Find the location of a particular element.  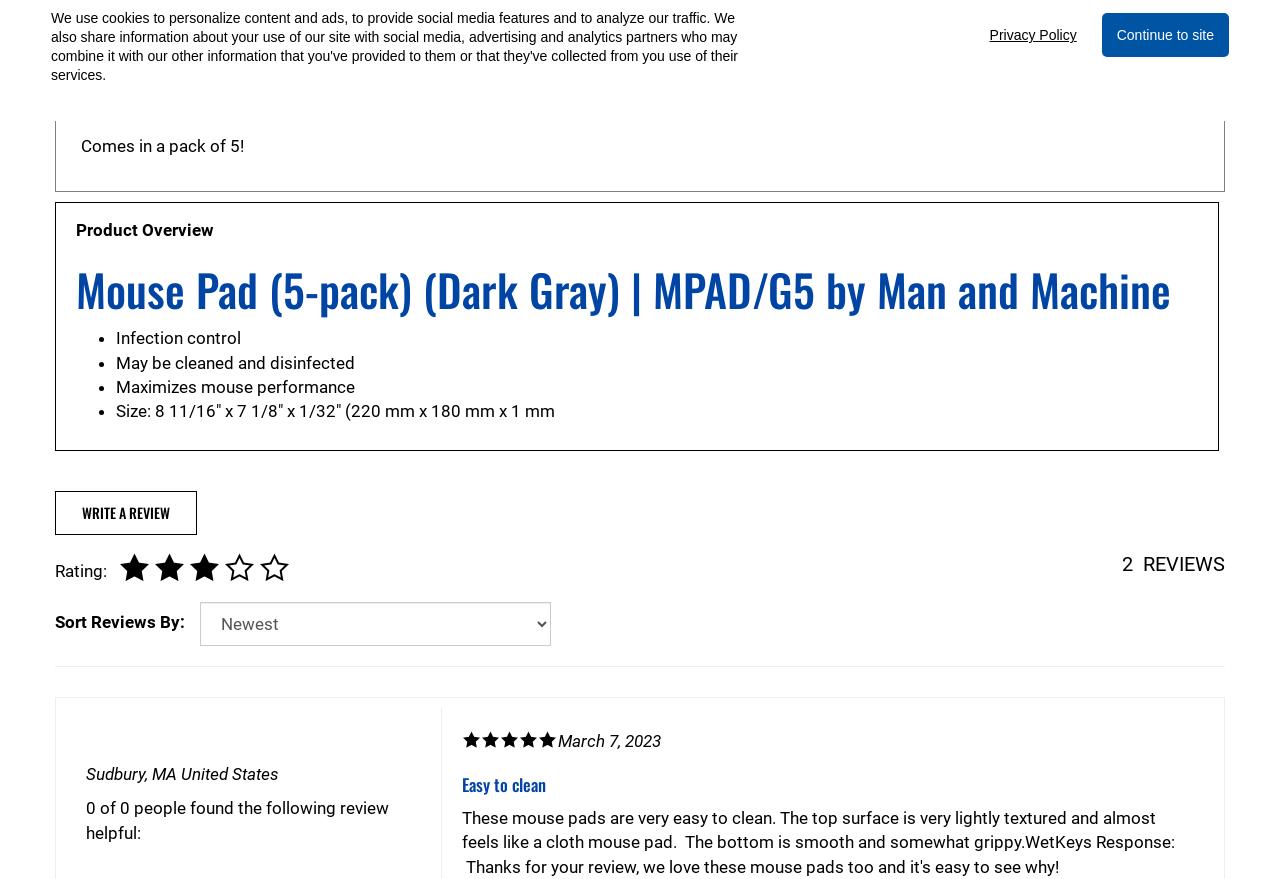

'Sterilizable' is located at coordinates (124, 61).